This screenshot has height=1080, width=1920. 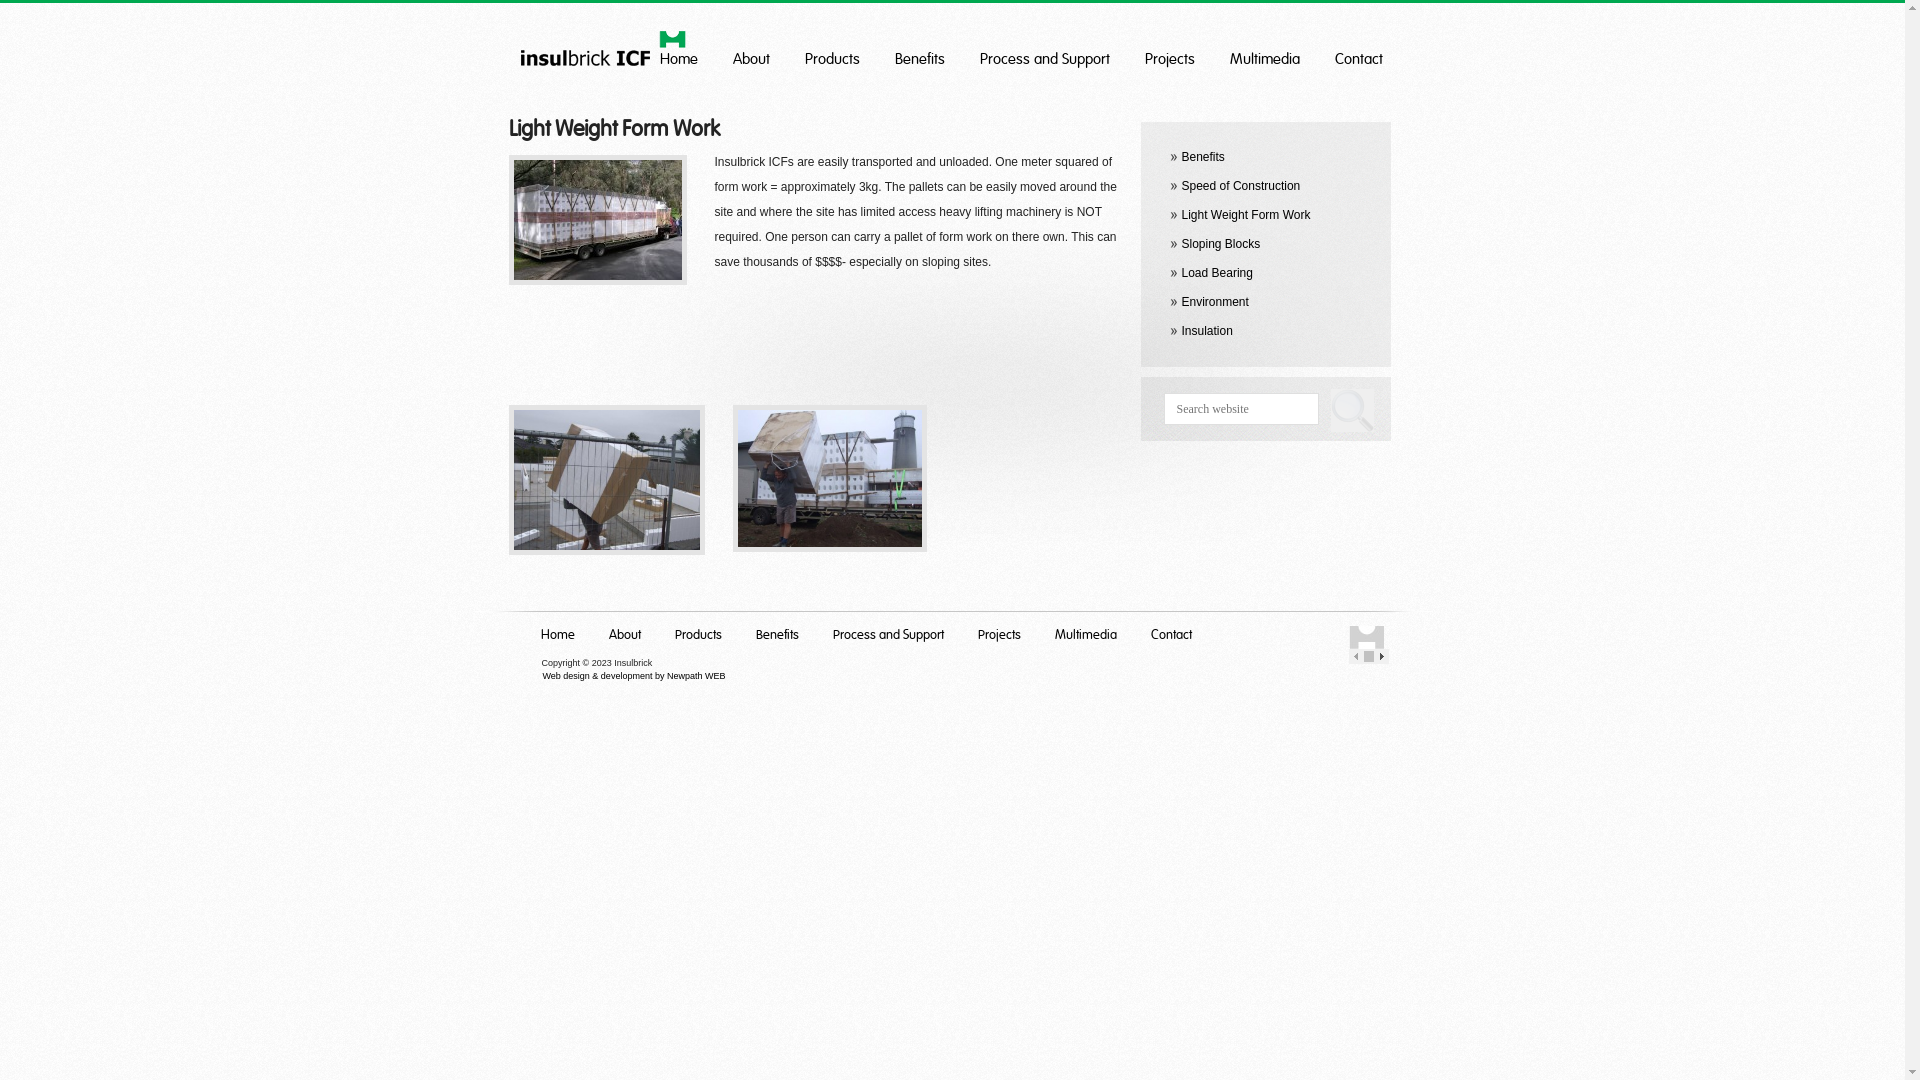 I want to click on 'Benefits', so click(x=775, y=630).